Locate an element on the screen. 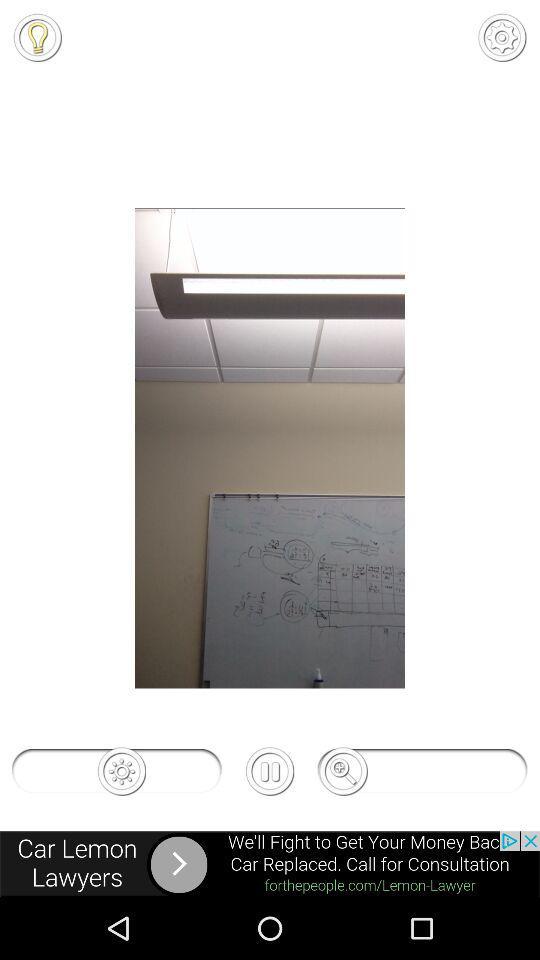 The width and height of the screenshot is (540, 960). settings is located at coordinates (501, 36).